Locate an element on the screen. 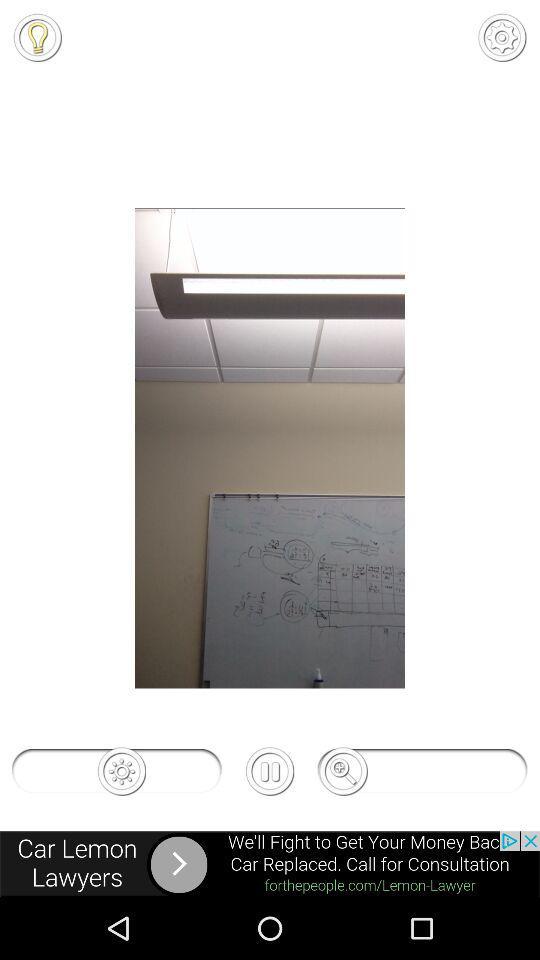 The width and height of the screenshot is (540, 960). settings is located at coordinates (501, 36).